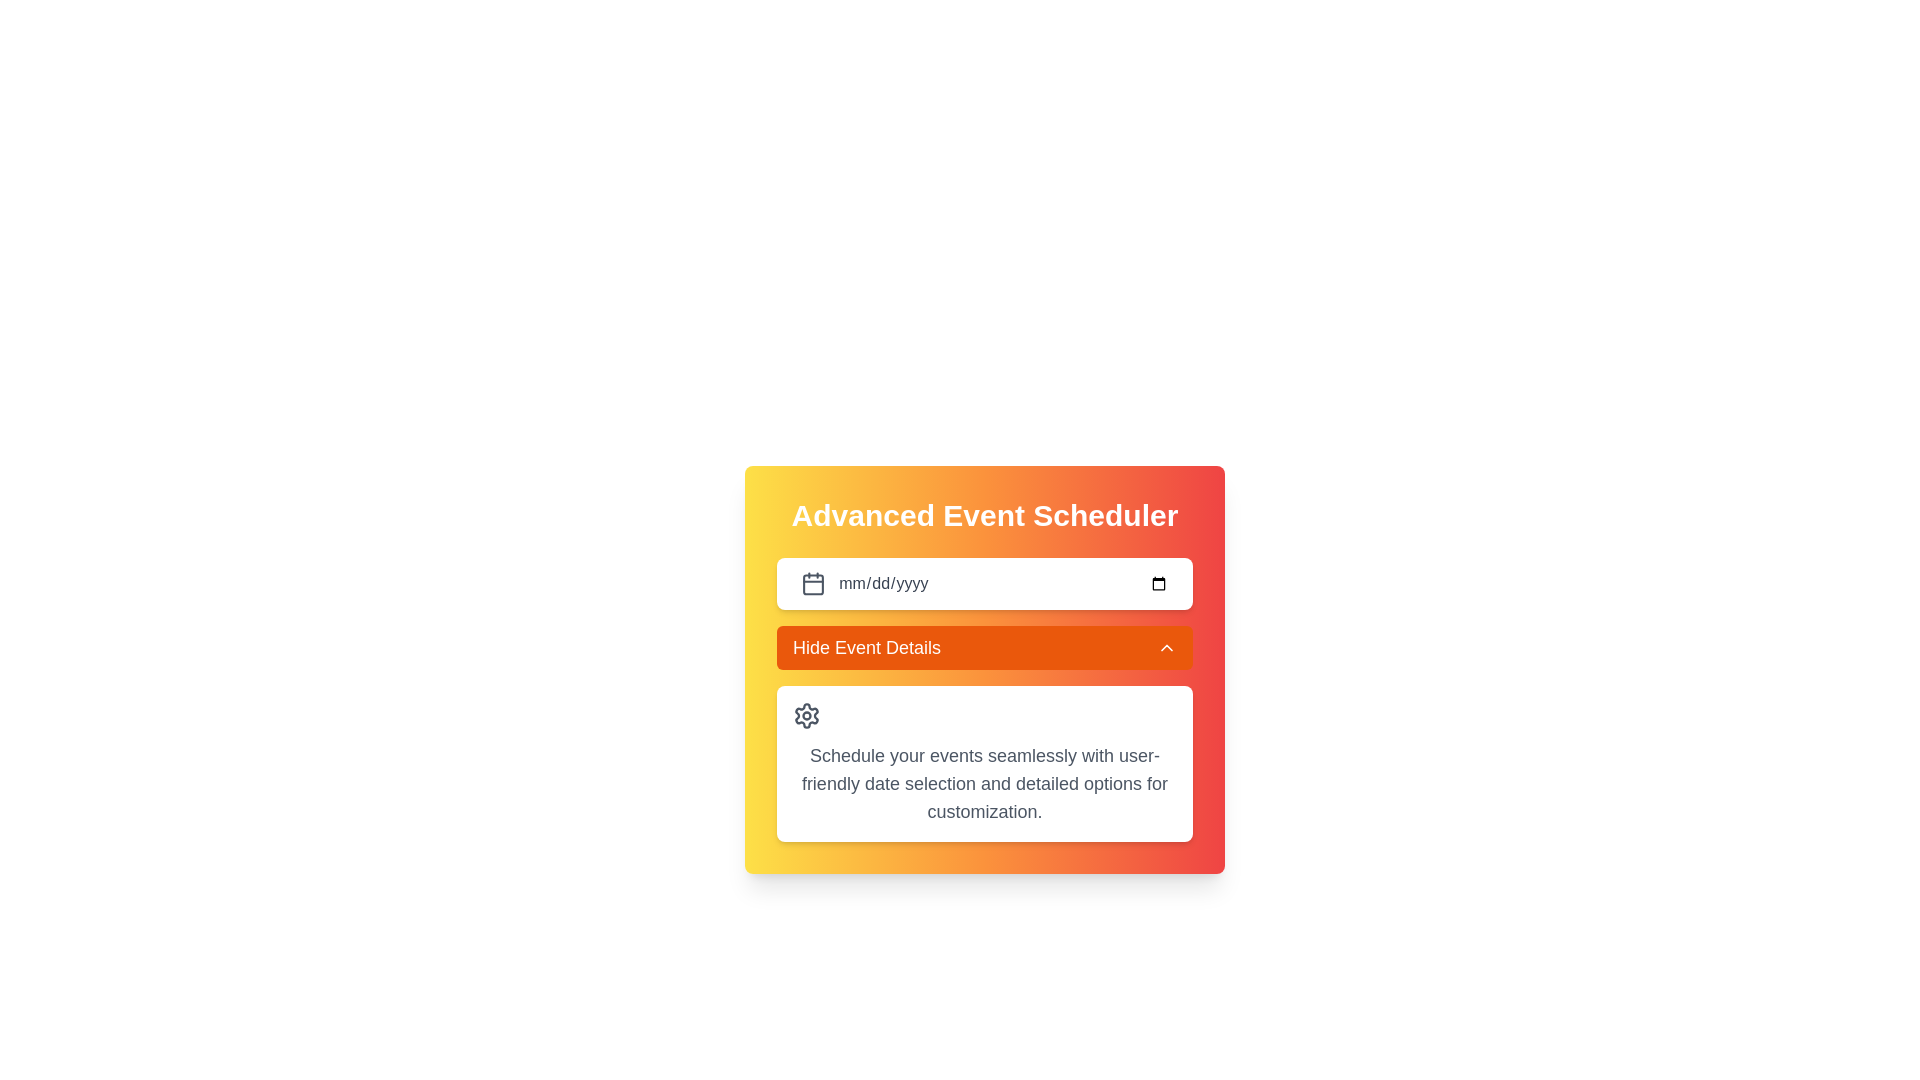 This screenshot has width=1920, height=1080. I want to click on the Descriptive Information Block that contains a settings icon and descriptive text about scheduling events, located below the 'Hide Event Details' button in the 'Advanced Event Scheduler' card, so click(984, 763).